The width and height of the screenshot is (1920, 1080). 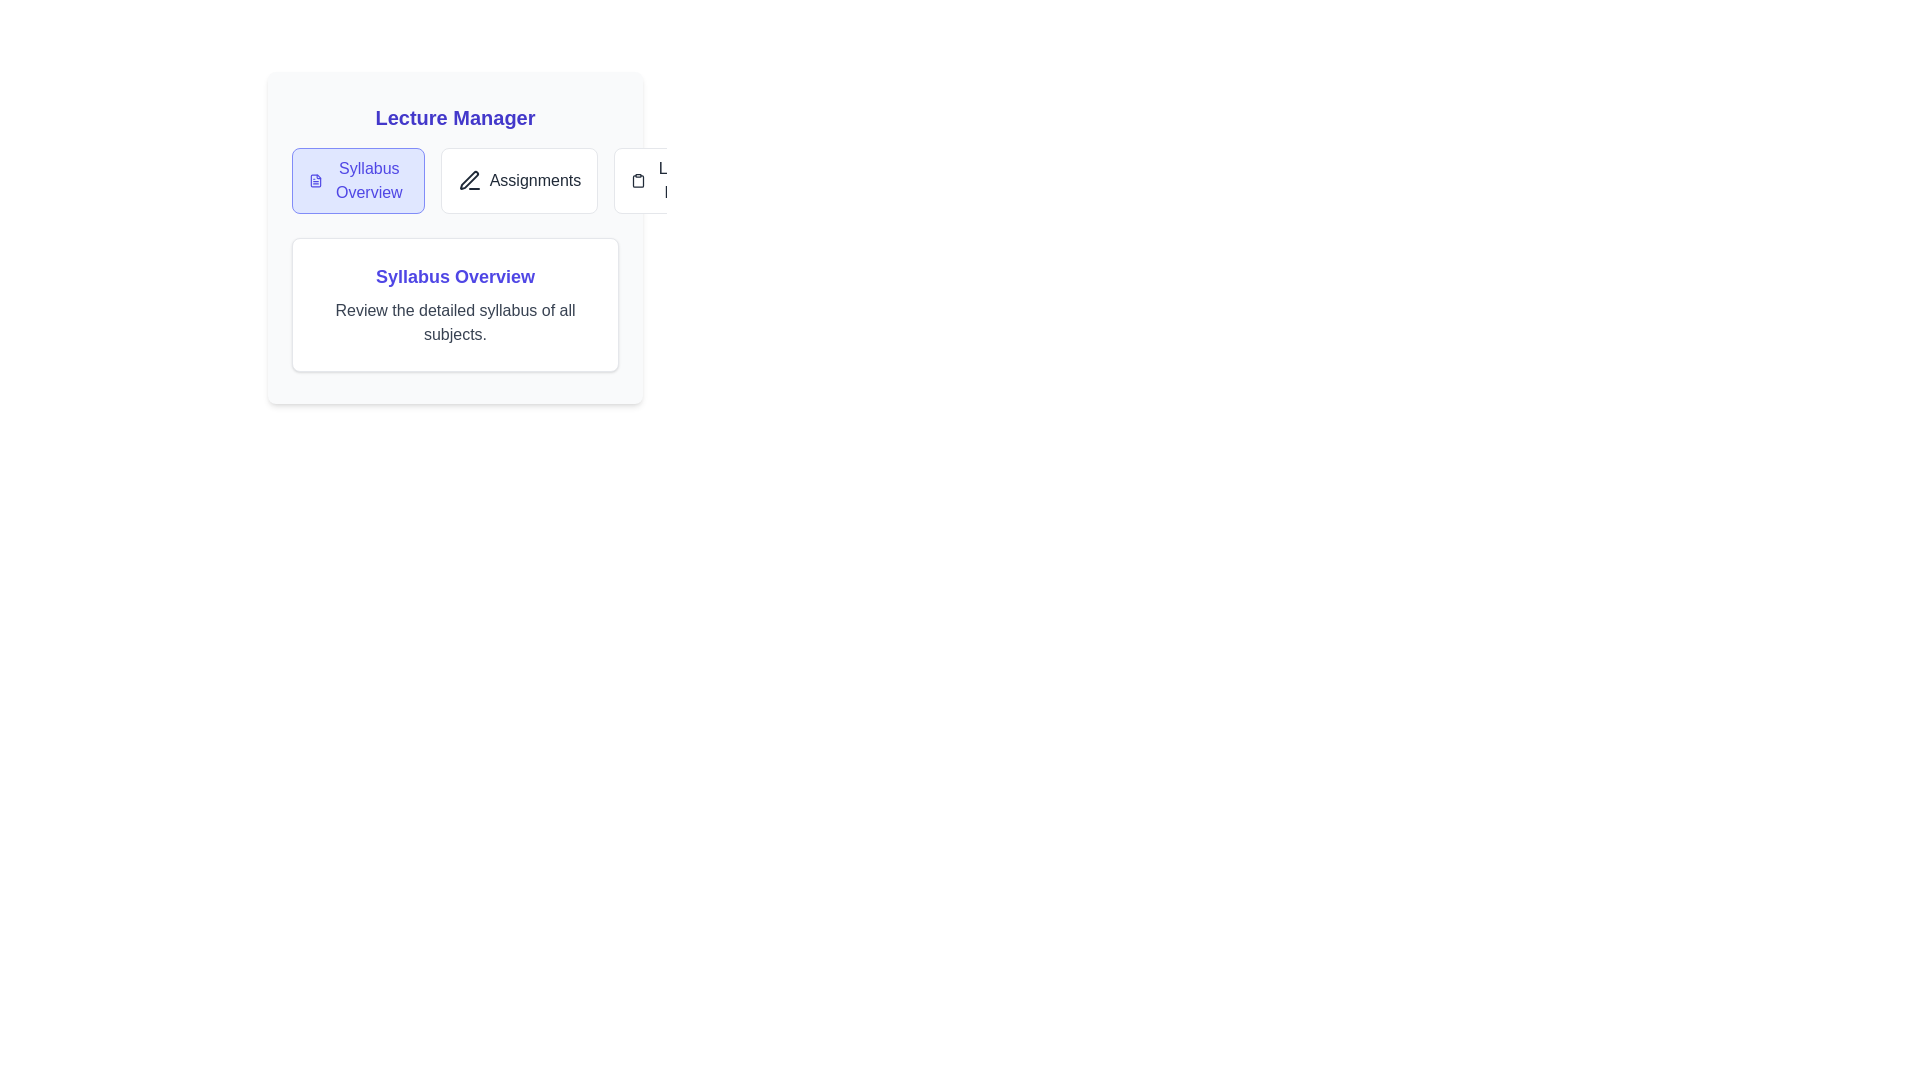 I want to click on the 'Syllabus Overview' informative section with a white background and rounded corners for accessibility, so click(x=454, y=237).